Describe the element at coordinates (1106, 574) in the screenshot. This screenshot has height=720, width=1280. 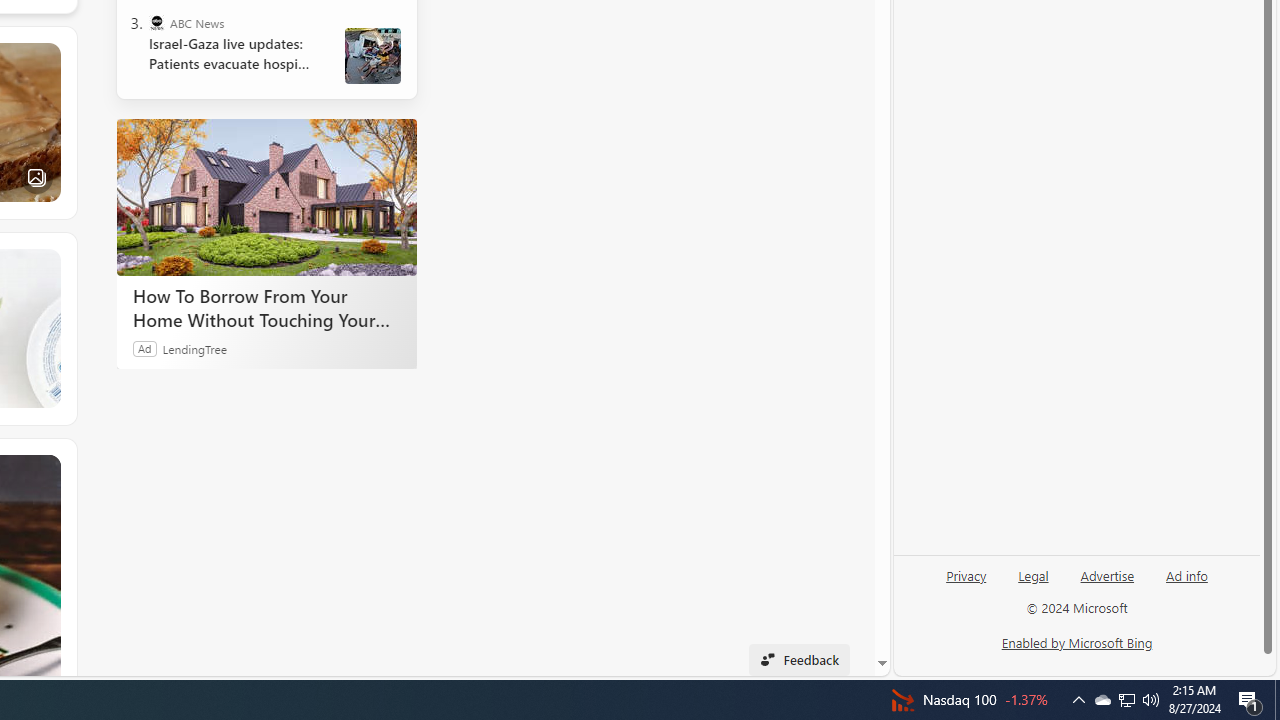
I see `'Advertise'` at that location.